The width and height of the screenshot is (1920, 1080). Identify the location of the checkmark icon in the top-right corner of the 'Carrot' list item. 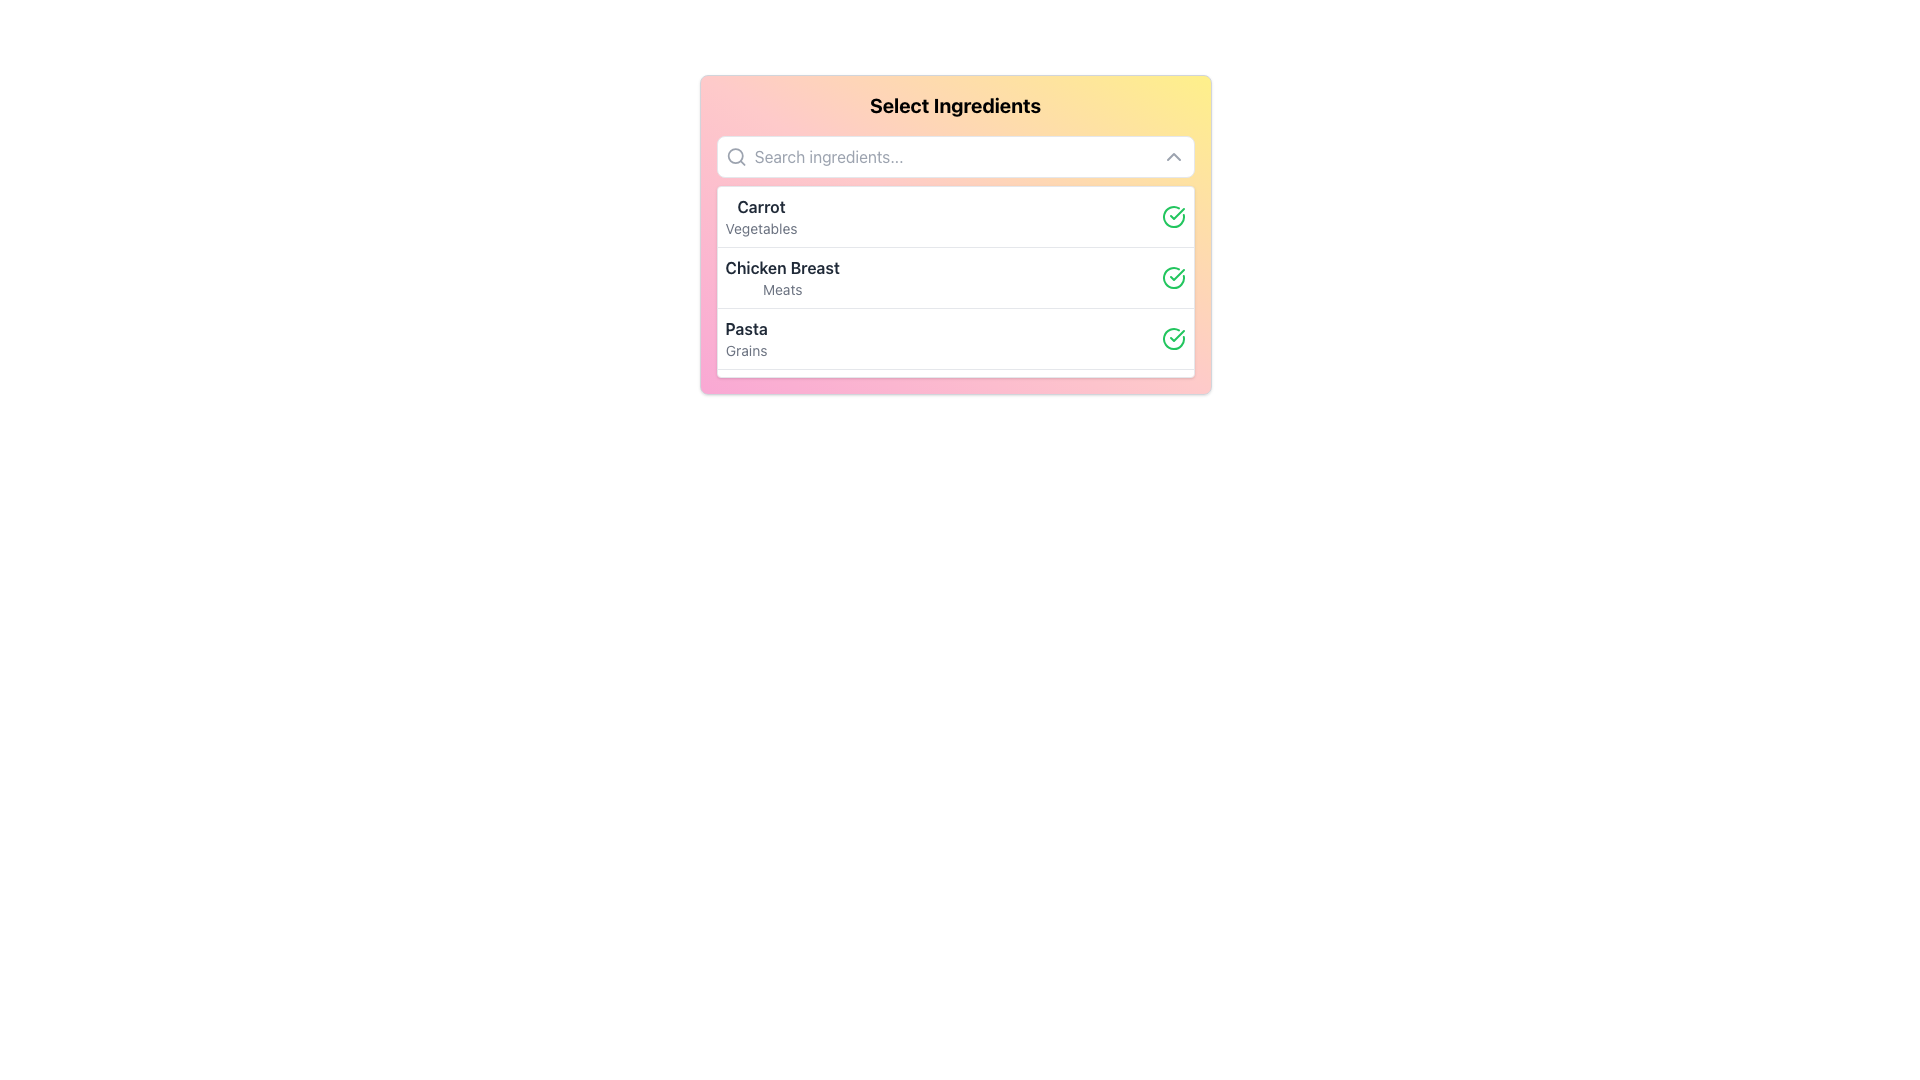
(1173, 277).